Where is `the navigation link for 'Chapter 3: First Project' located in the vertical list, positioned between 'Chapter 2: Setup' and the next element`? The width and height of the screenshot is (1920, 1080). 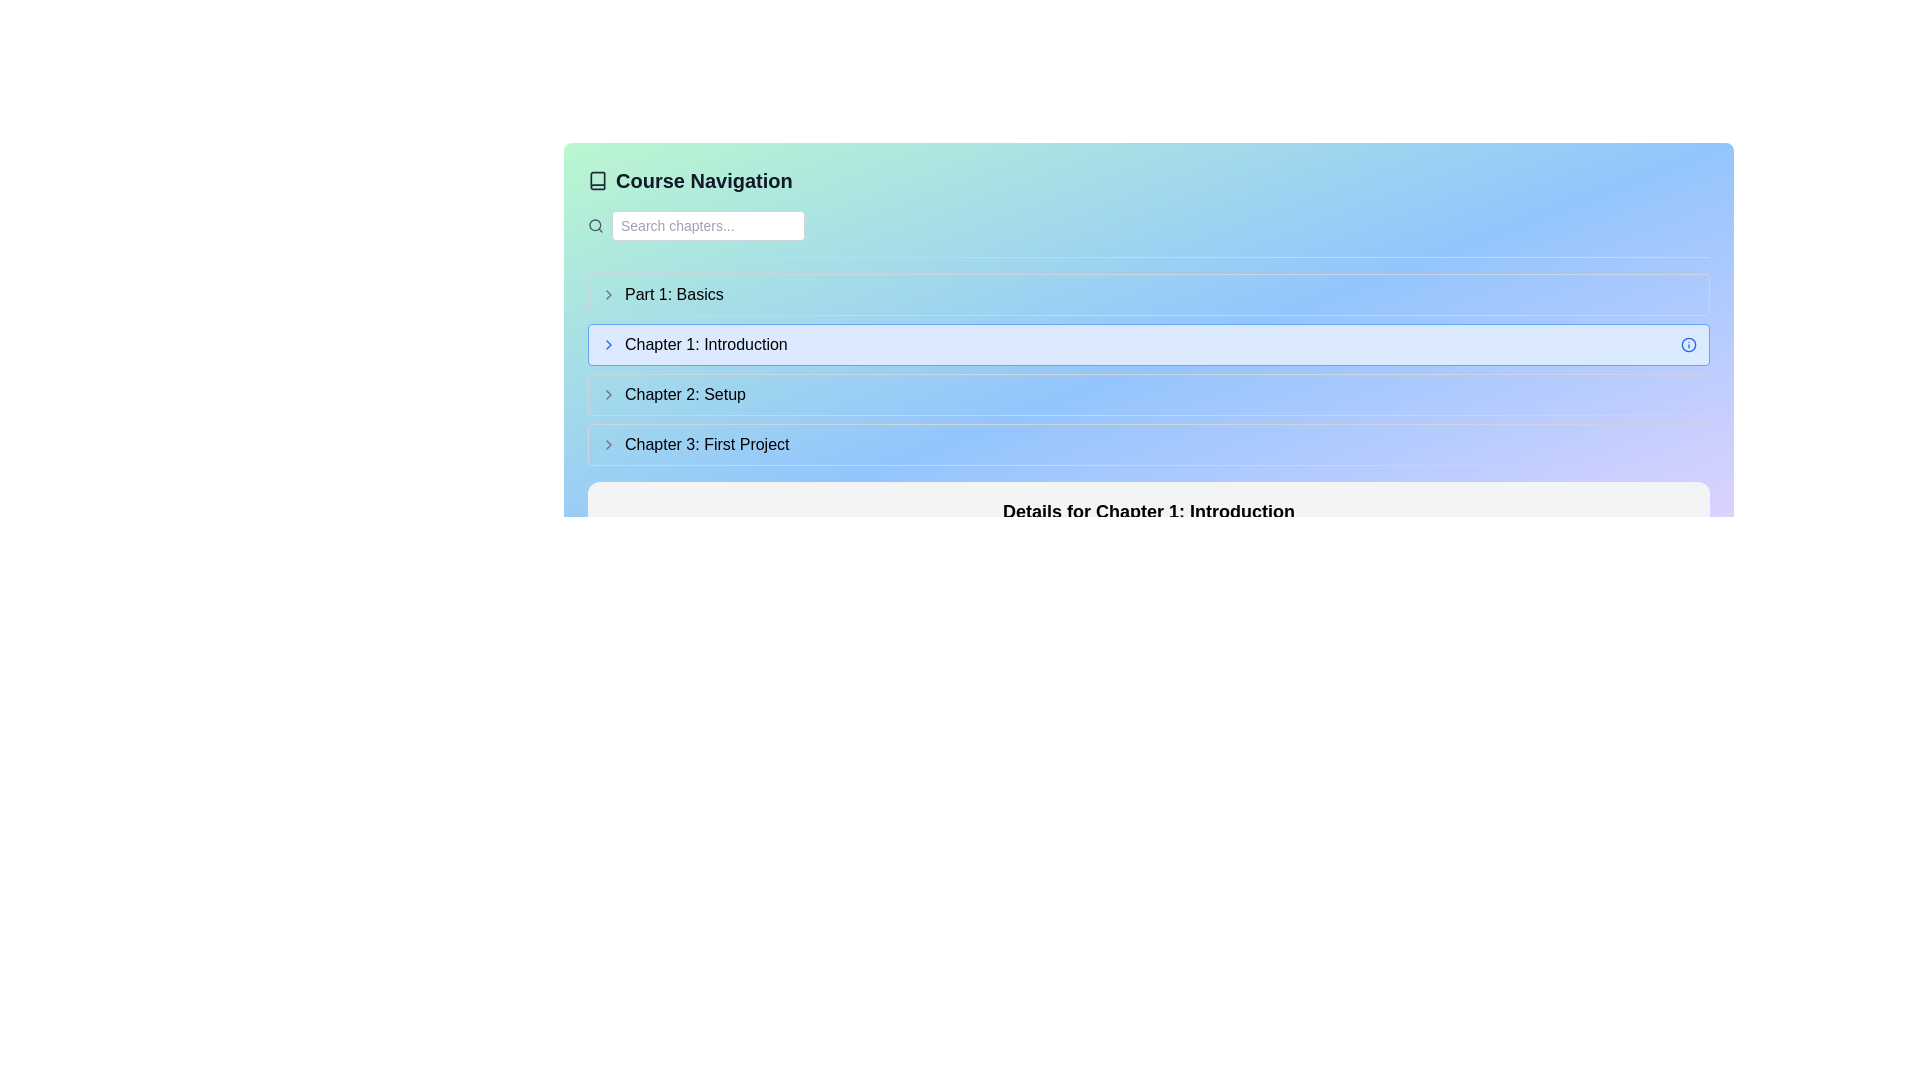 the navigation link for 'Chapter 3: First Project' located in the vertical list, positioned between 'Chapter 2: Setup' and the next element is located at coordinates (695, 443).